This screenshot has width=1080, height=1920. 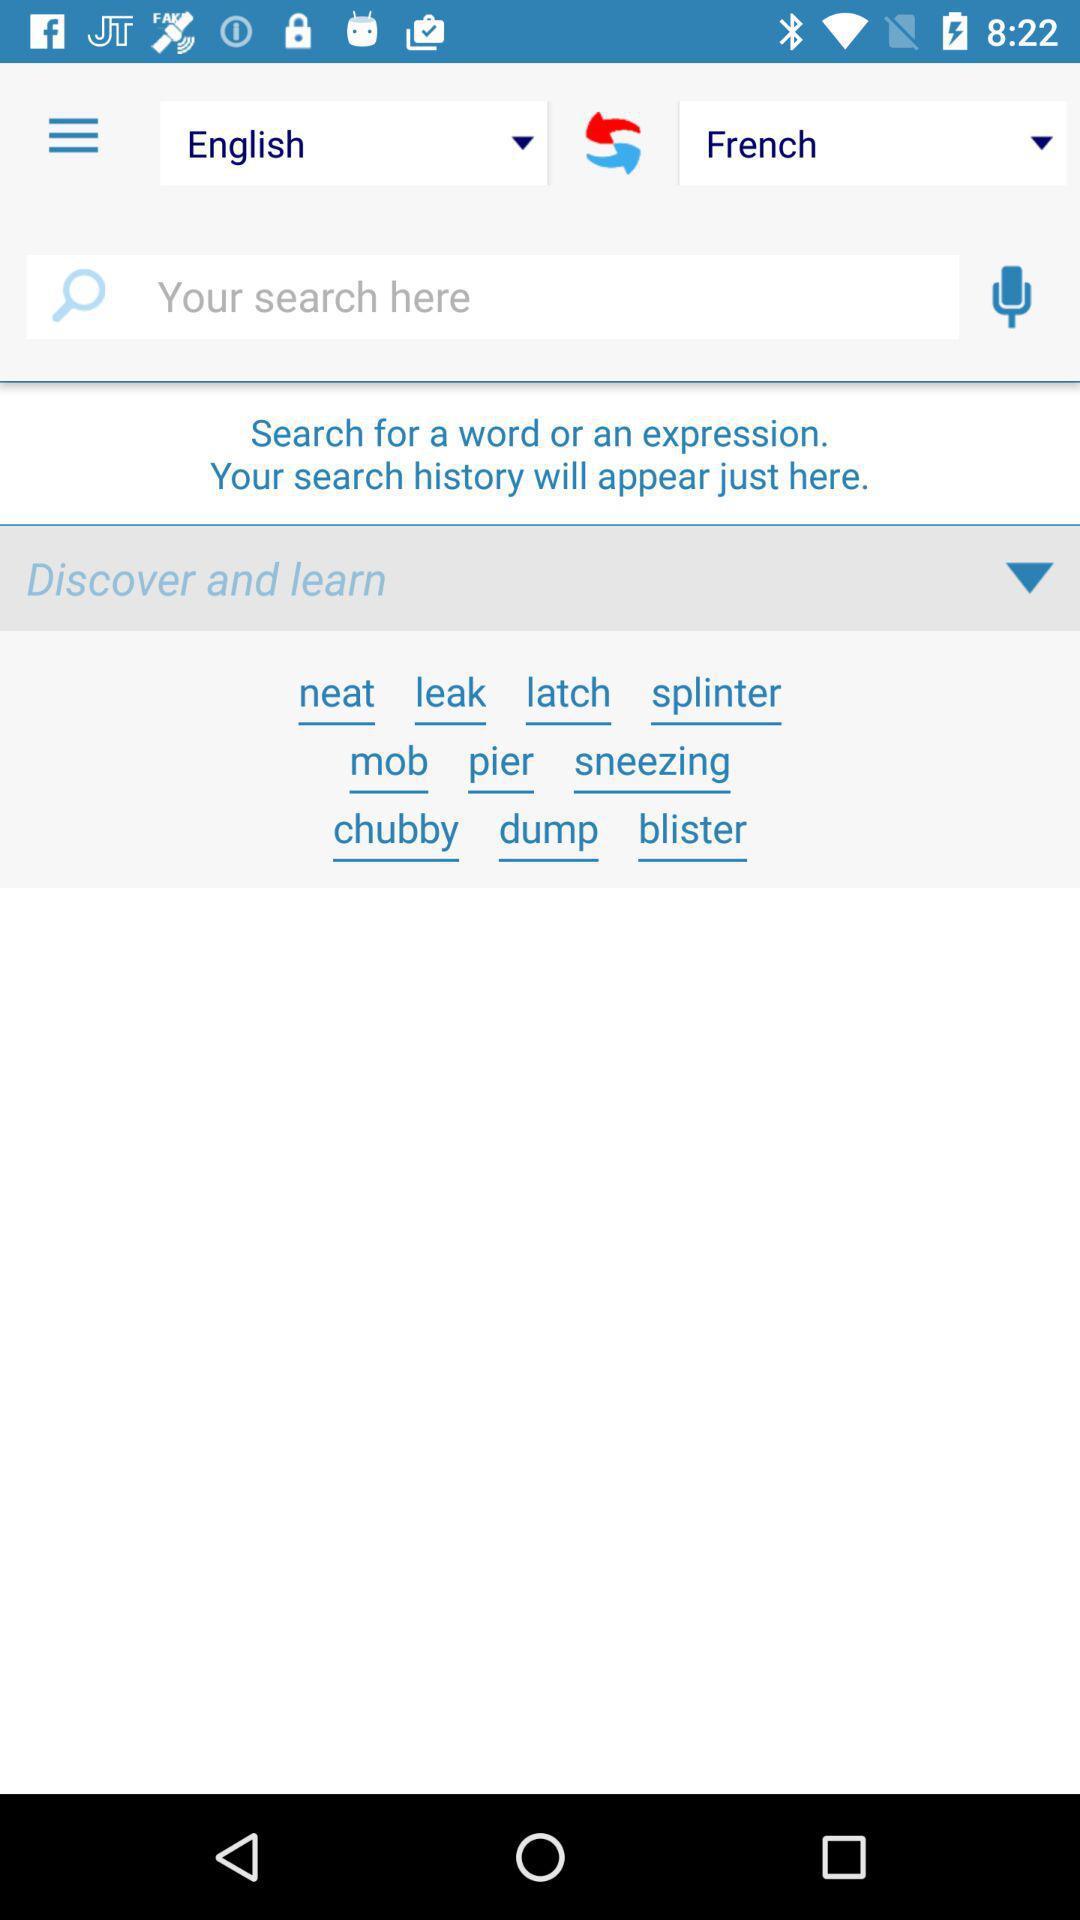 What do you see at coordinates (691, 827) in the screenshot?
I see `blister` at bounding box center [691, 827].